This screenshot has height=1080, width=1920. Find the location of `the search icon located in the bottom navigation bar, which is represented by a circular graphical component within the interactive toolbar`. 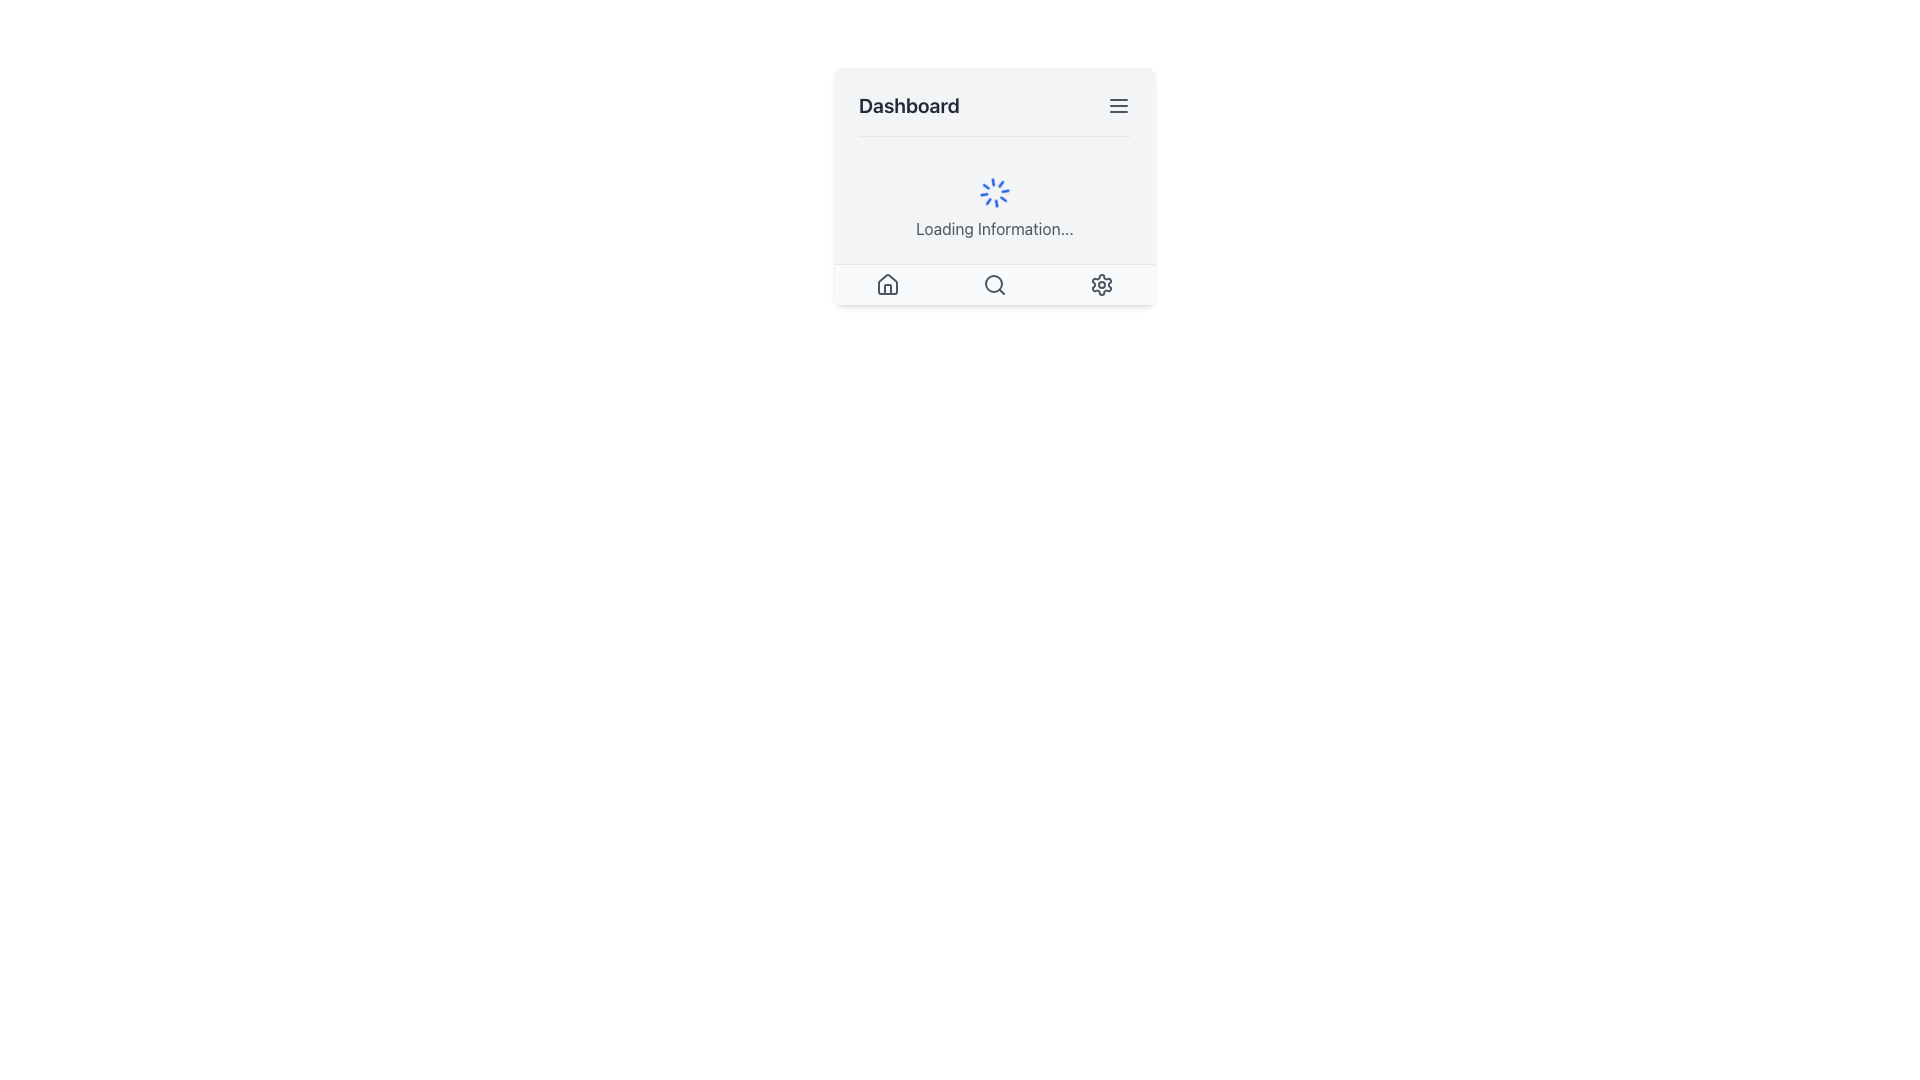

the search icon located in the bottom navigation bar, which is represented by a circular graphical component within the interactive toolbar is located at coordinates (993, 284).